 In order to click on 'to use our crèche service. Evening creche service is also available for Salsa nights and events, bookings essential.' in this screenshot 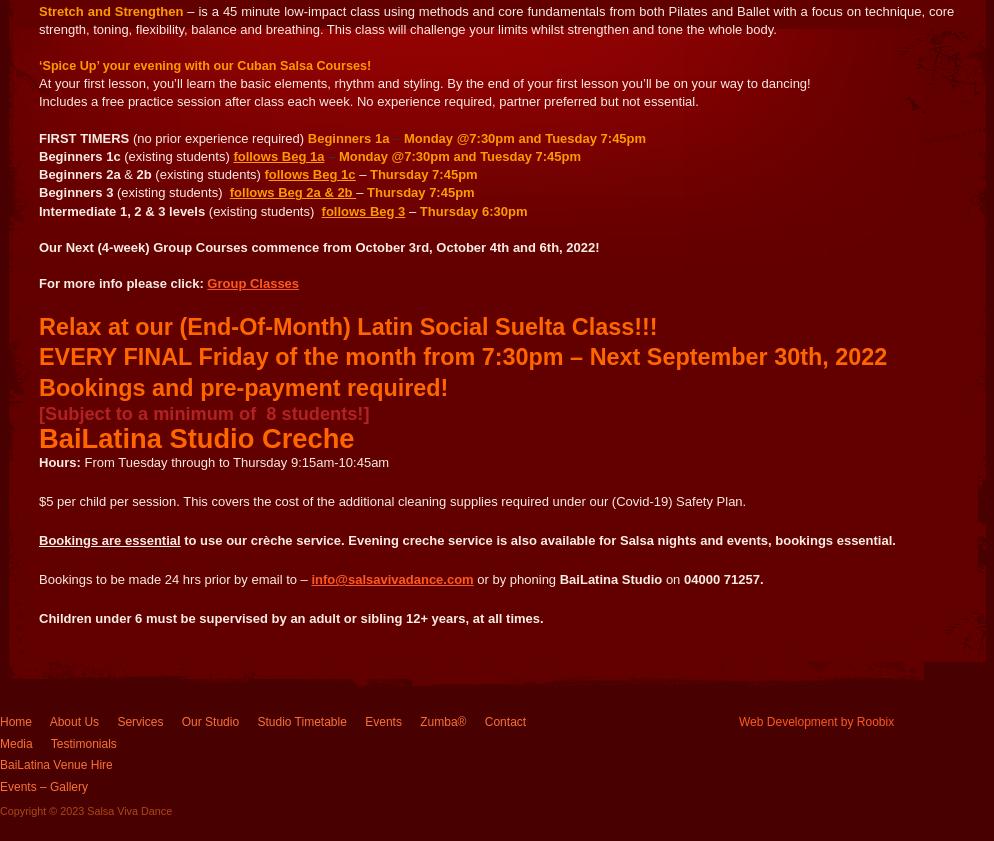, I will do `click(536, 540)`.